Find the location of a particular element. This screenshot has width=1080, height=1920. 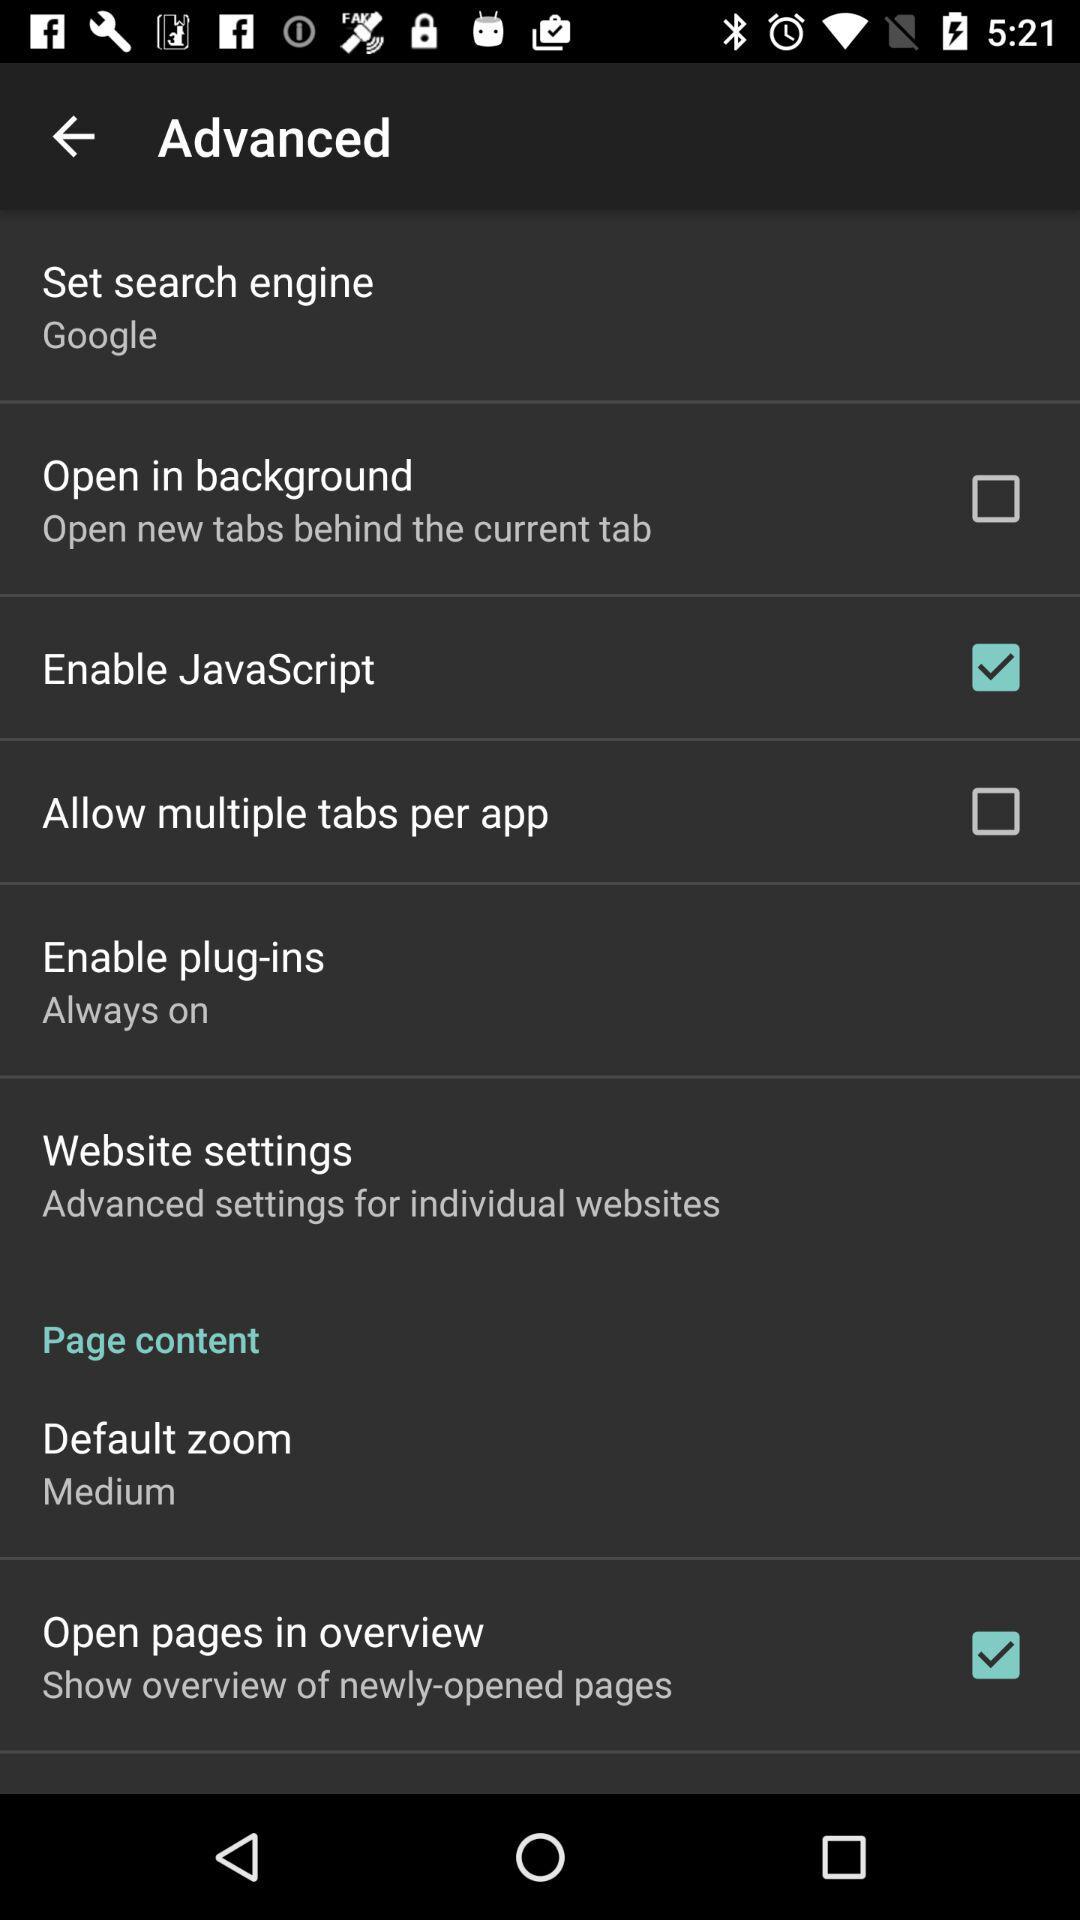

item below page content is located at coordinates (166, 1435).